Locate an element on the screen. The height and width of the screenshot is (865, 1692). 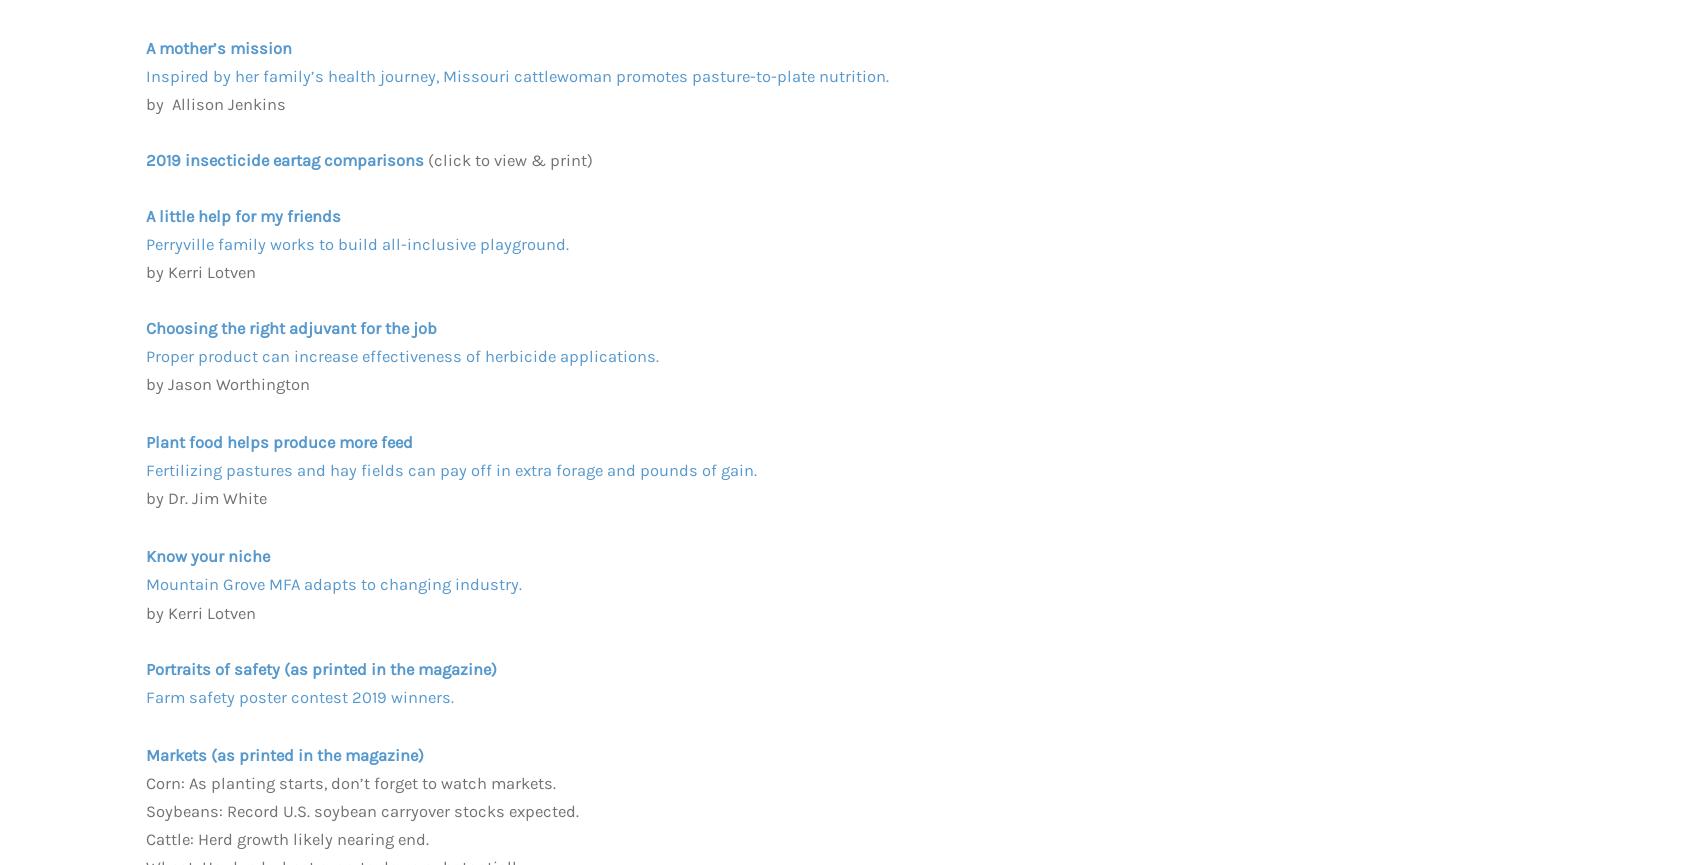
'Plant food helps produce more feed' is located at coordinates (145, 441).